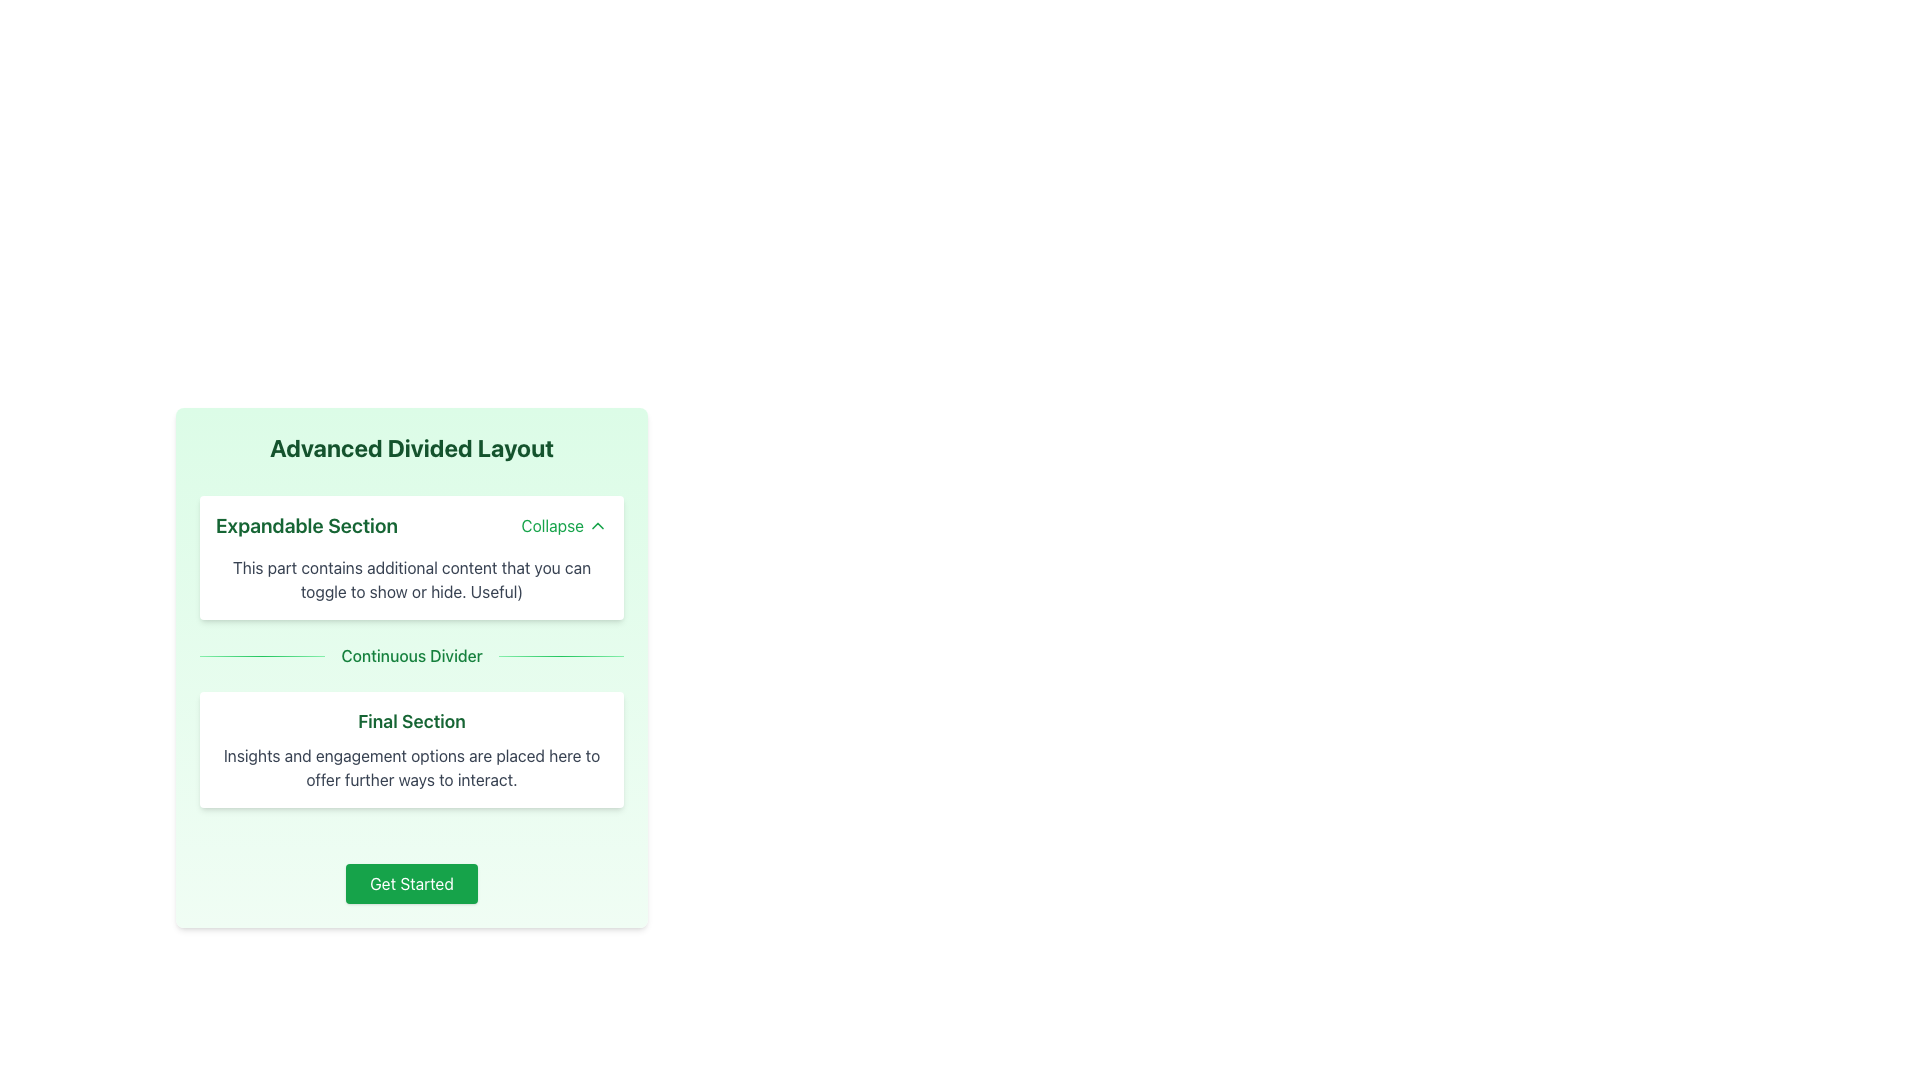  Describe the element at coordinates (563, 524) in the screenshot. I see `the 'Collapse' button with green text and an upward-pointing chevron icon` at that location.